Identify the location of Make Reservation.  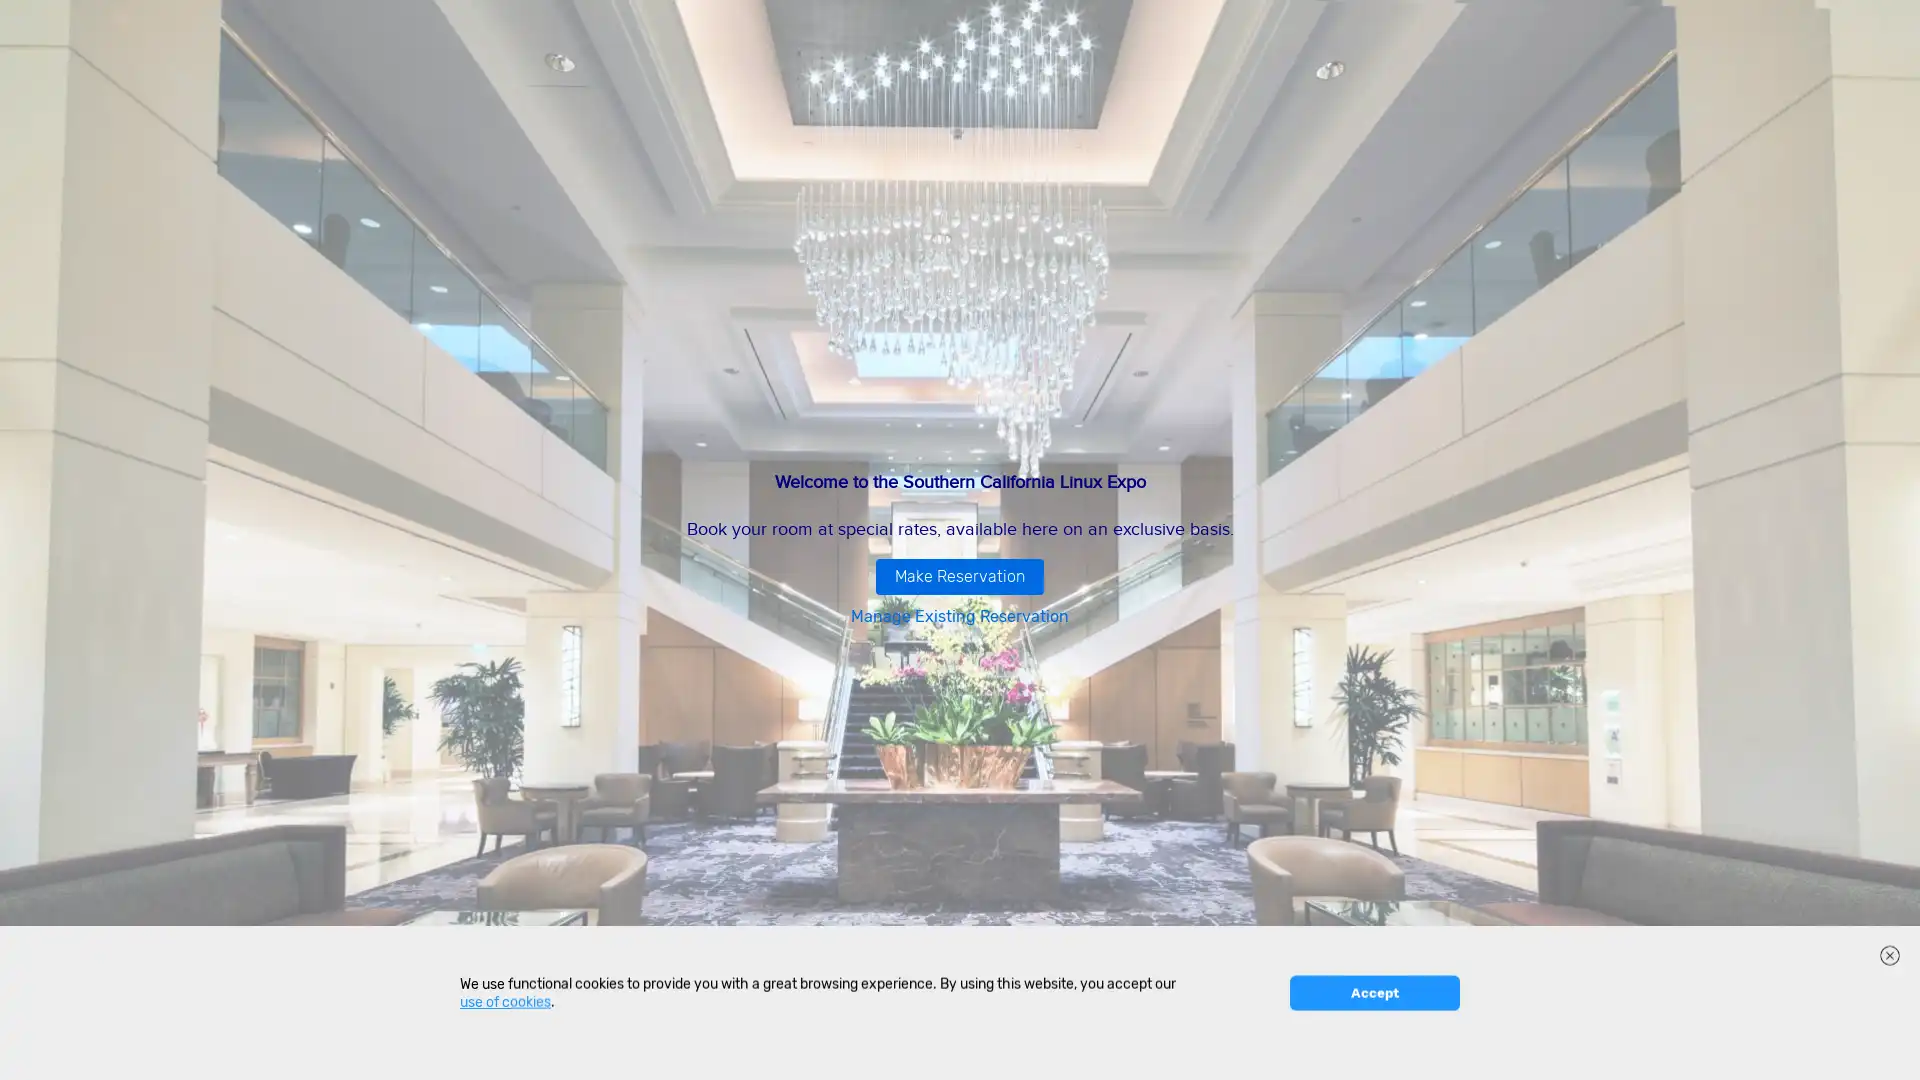
(960, 575).